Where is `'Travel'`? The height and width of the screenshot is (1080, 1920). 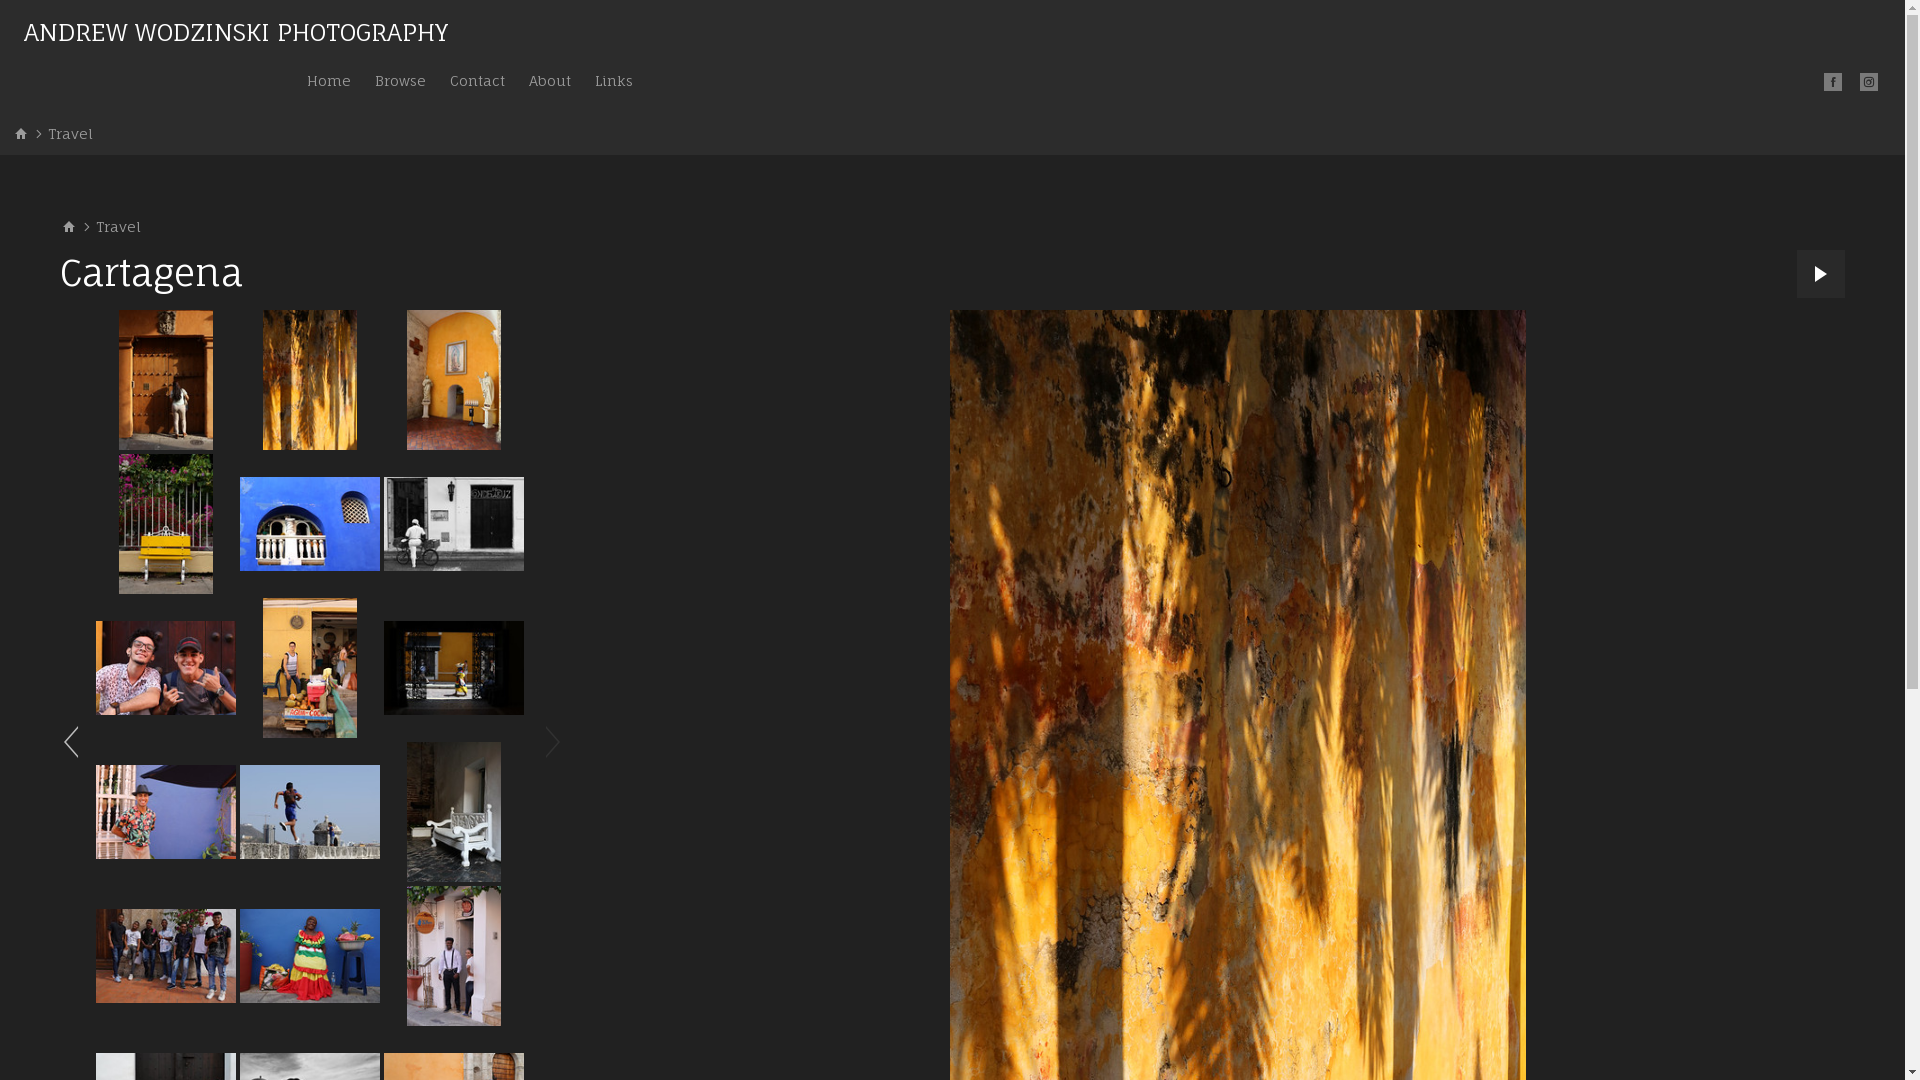
'Travel' is located at coordinates (117, 226).